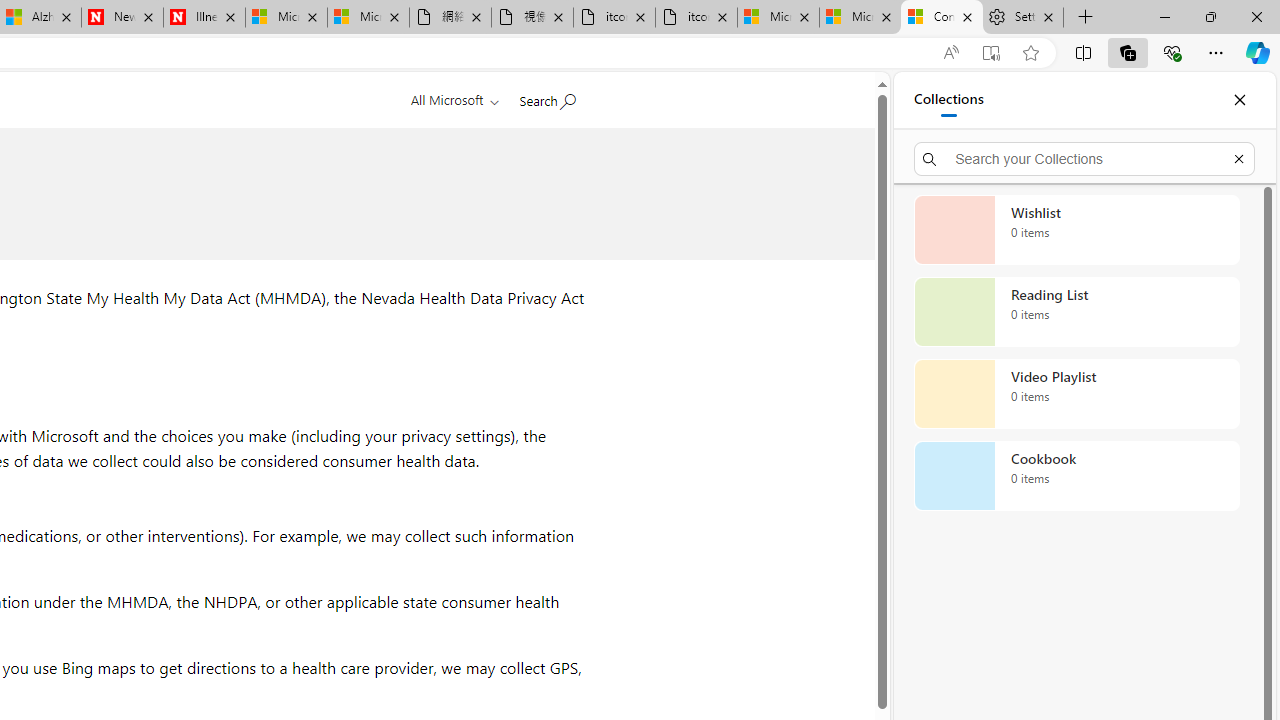 This screenshot has height=720, width=1280. I want to click on 'Wishlist collection, 0 items', so click(1076, 229).